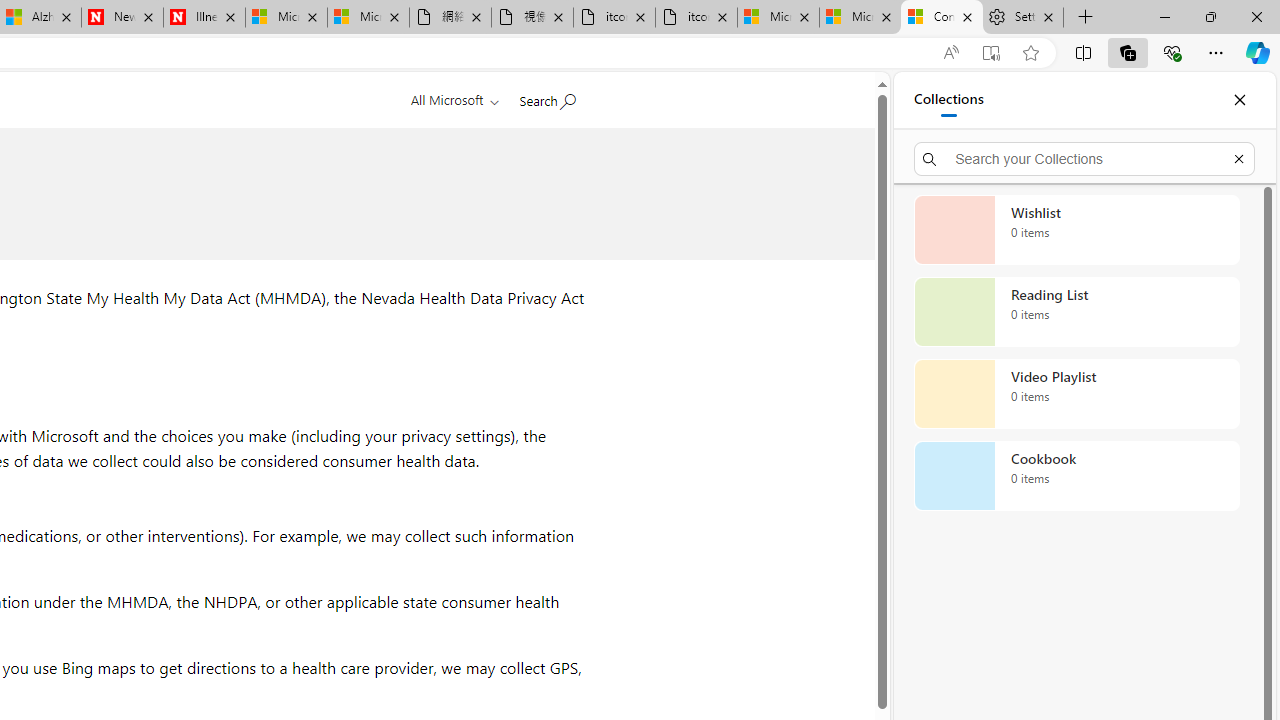 This screenshot has height=720, width=1280. I want to click on 'Wishlist collection, 0 items', so click(1076, 229).